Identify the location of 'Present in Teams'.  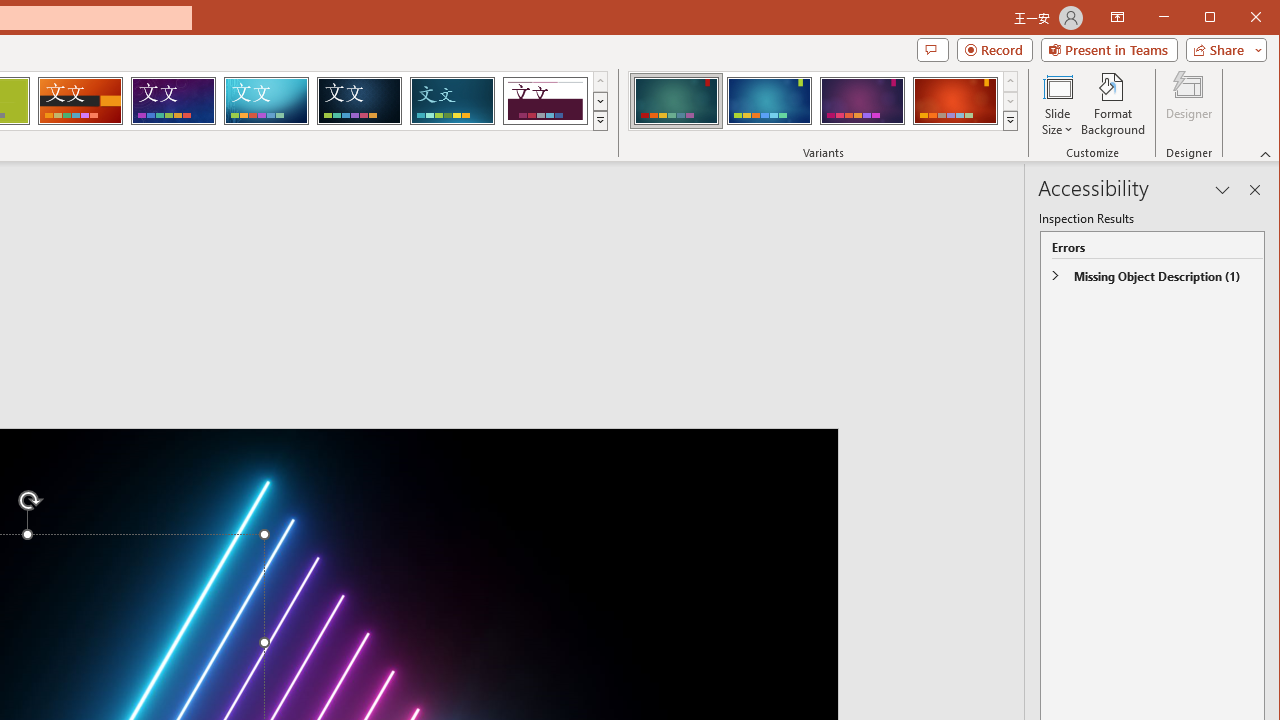
(1108, 49).